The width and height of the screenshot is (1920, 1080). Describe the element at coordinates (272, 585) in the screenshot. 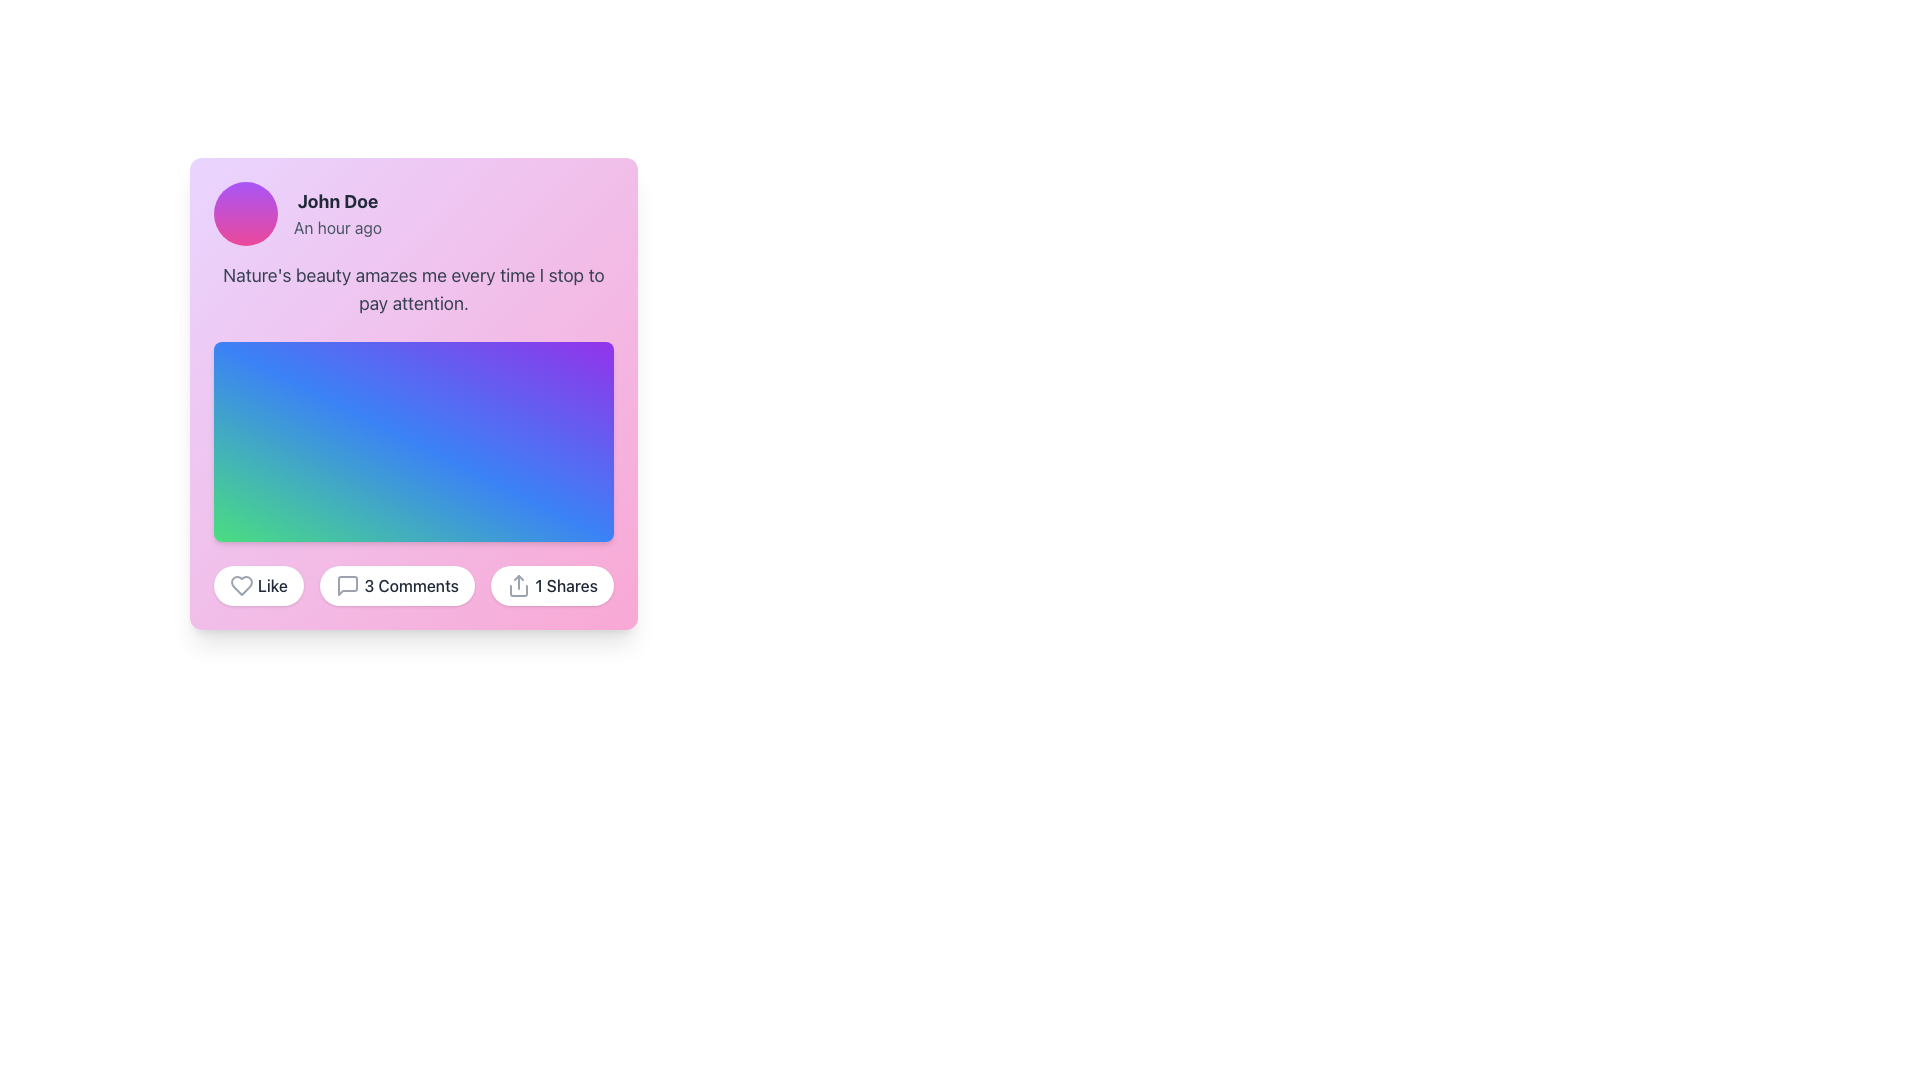

I see `the 'Like' text label, which is styled in a medium weight gray font and located within a round, white button at the bottom left of a card, adjacent to a heart-shaped icon` at that location.